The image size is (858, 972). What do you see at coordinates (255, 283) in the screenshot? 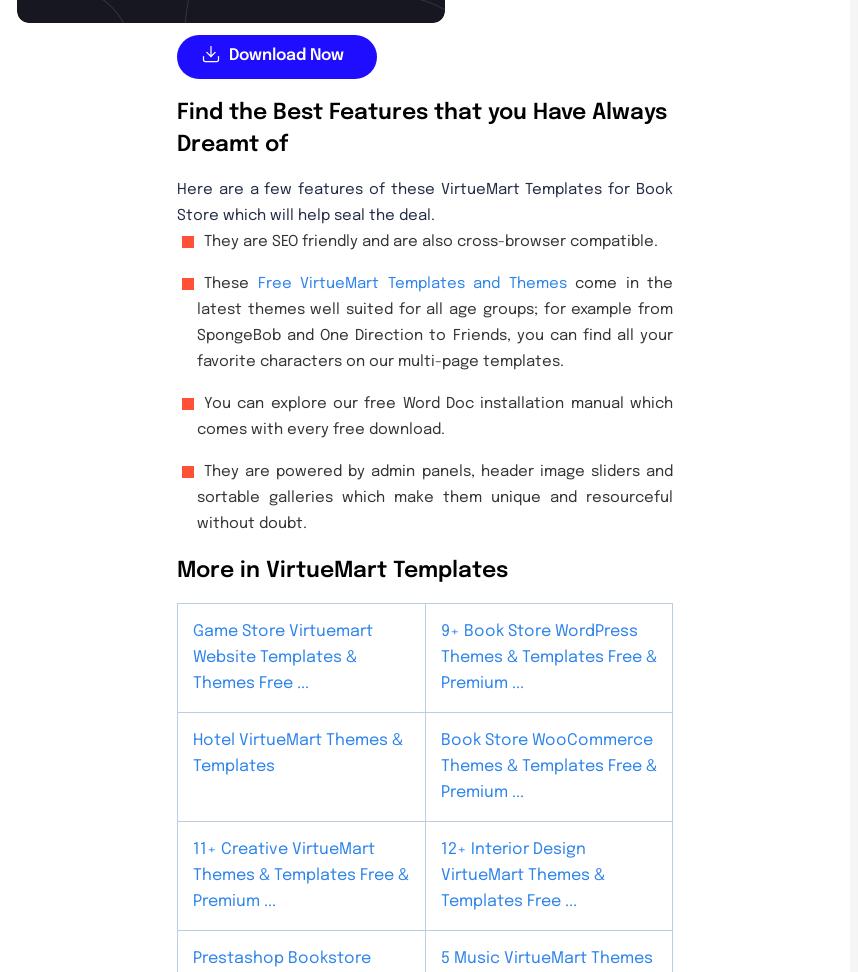
I see `'Free VirtueMart Templates and Themes'` at bounding box center [255, 283].